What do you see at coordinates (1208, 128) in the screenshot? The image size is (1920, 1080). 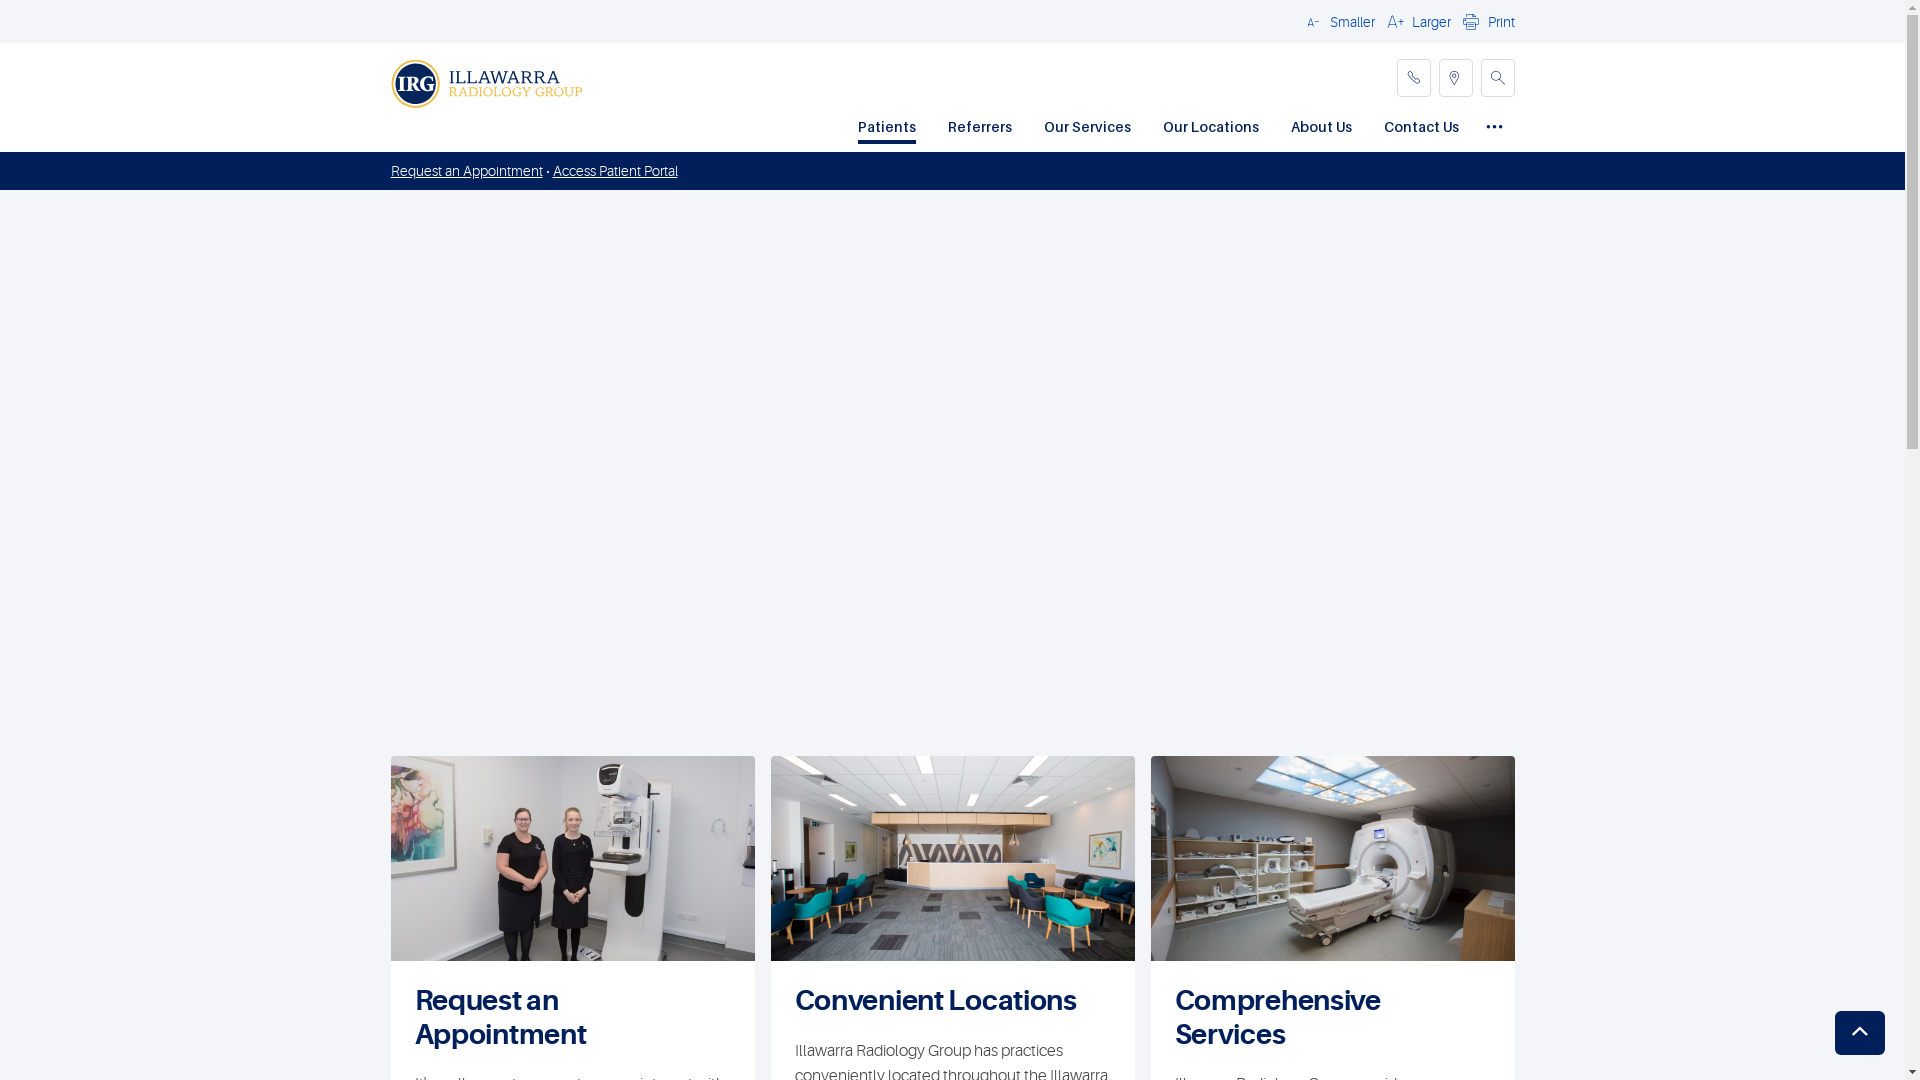 I see `'Our Locations'` at bounding box center [1208, 128].